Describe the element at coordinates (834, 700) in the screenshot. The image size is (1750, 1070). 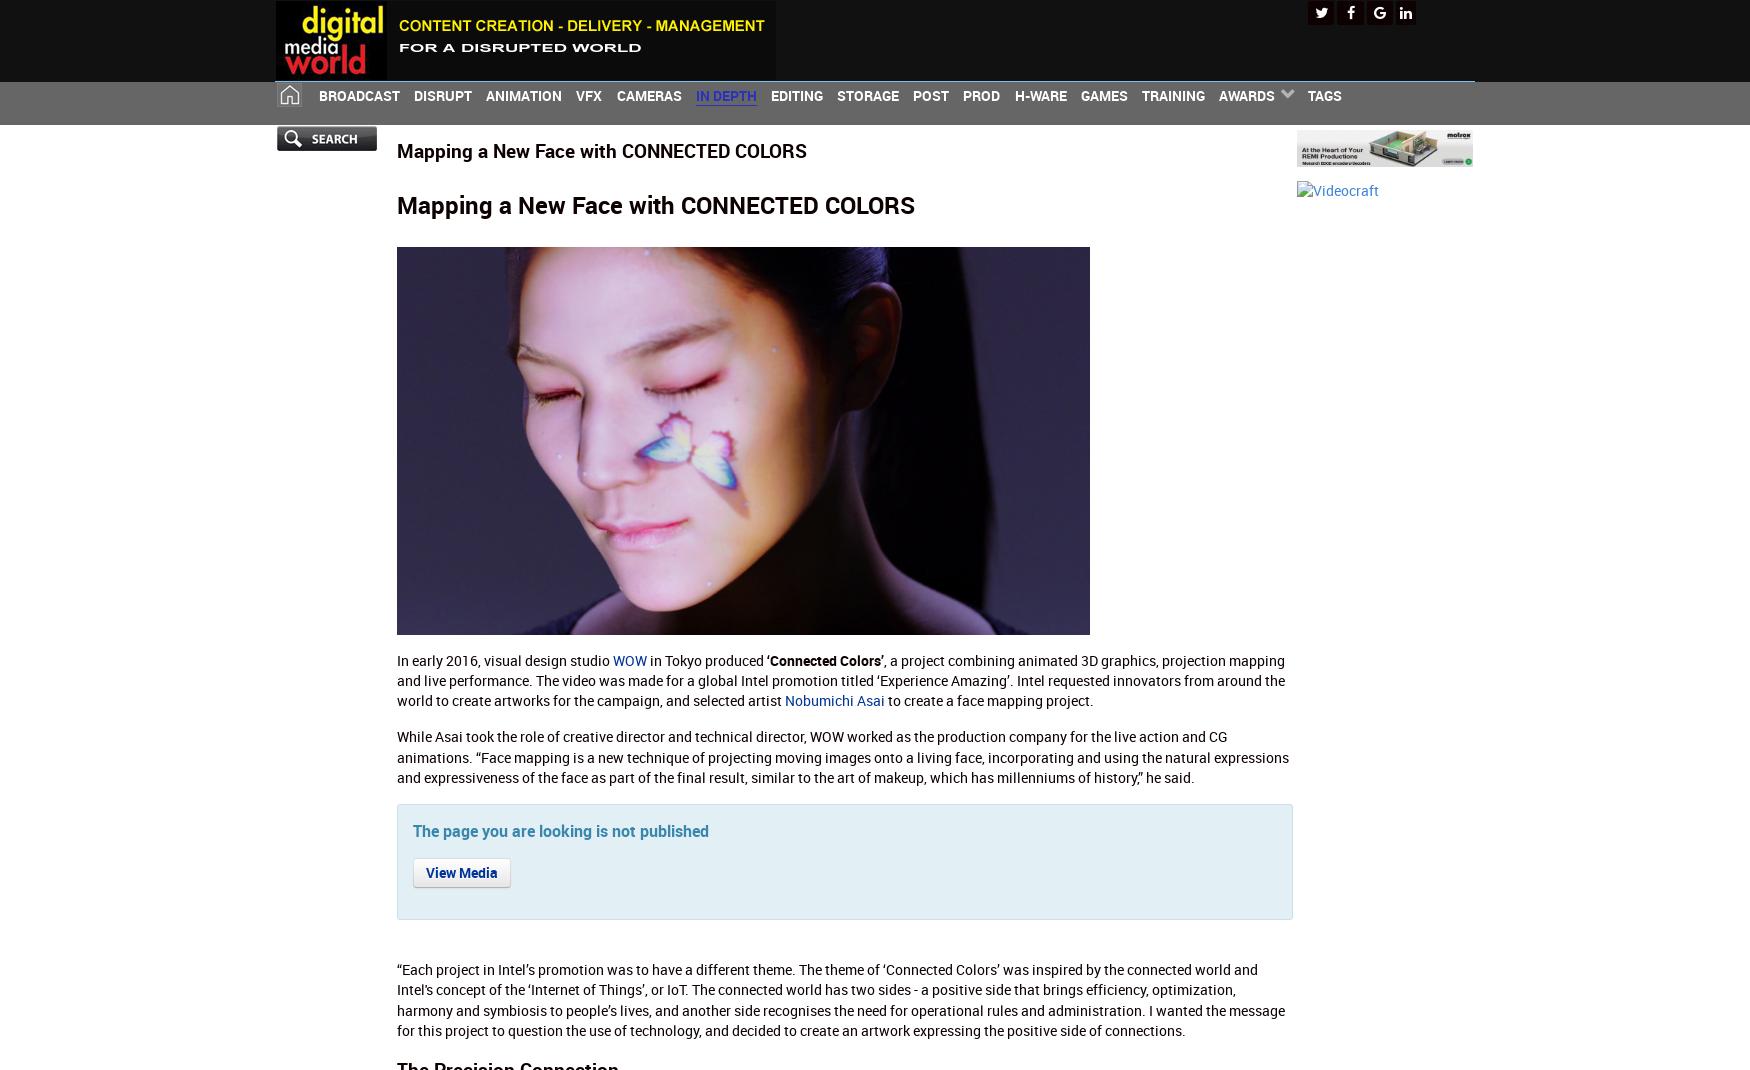
I see `'Nobumichi Asai'` at that location.